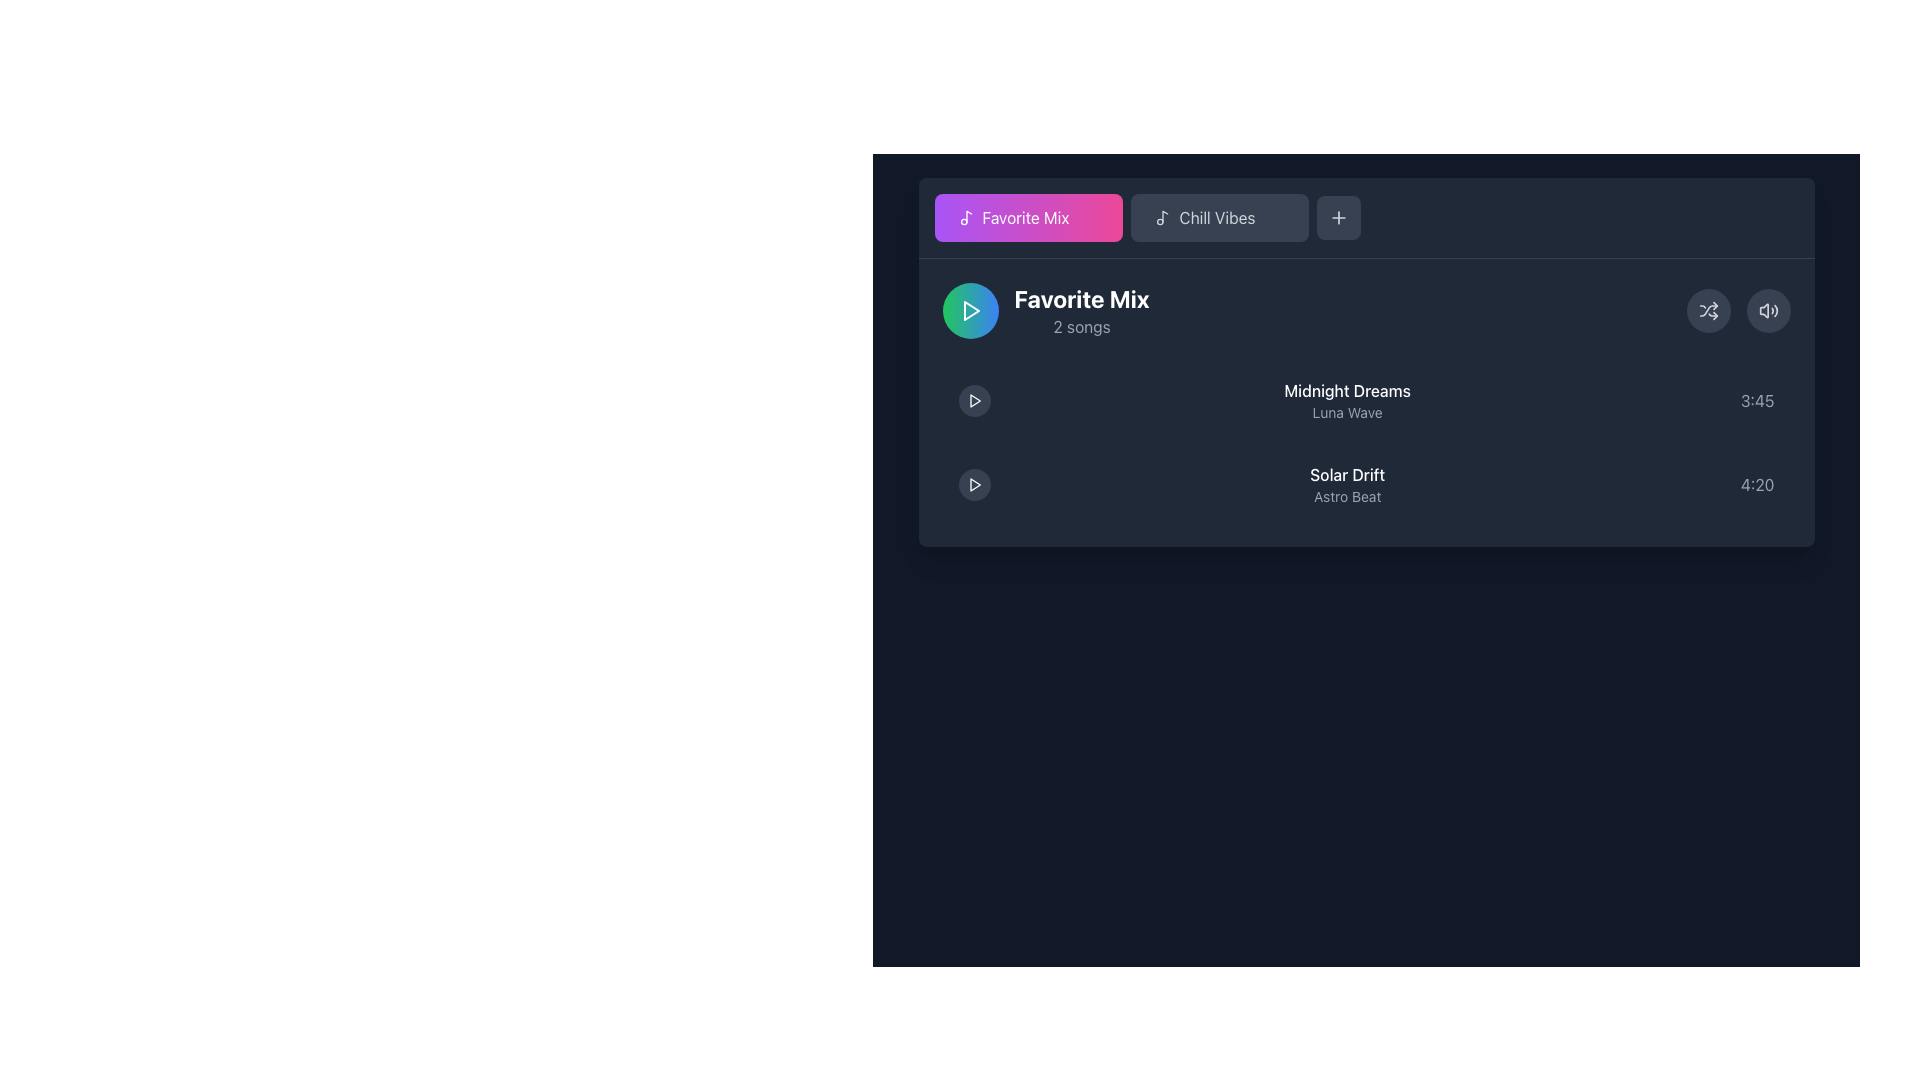  I want to click on the text label displaying the subtitle or description of the song titled 'Solar Drift', which is located directly below the title element, so click(1347, 496).